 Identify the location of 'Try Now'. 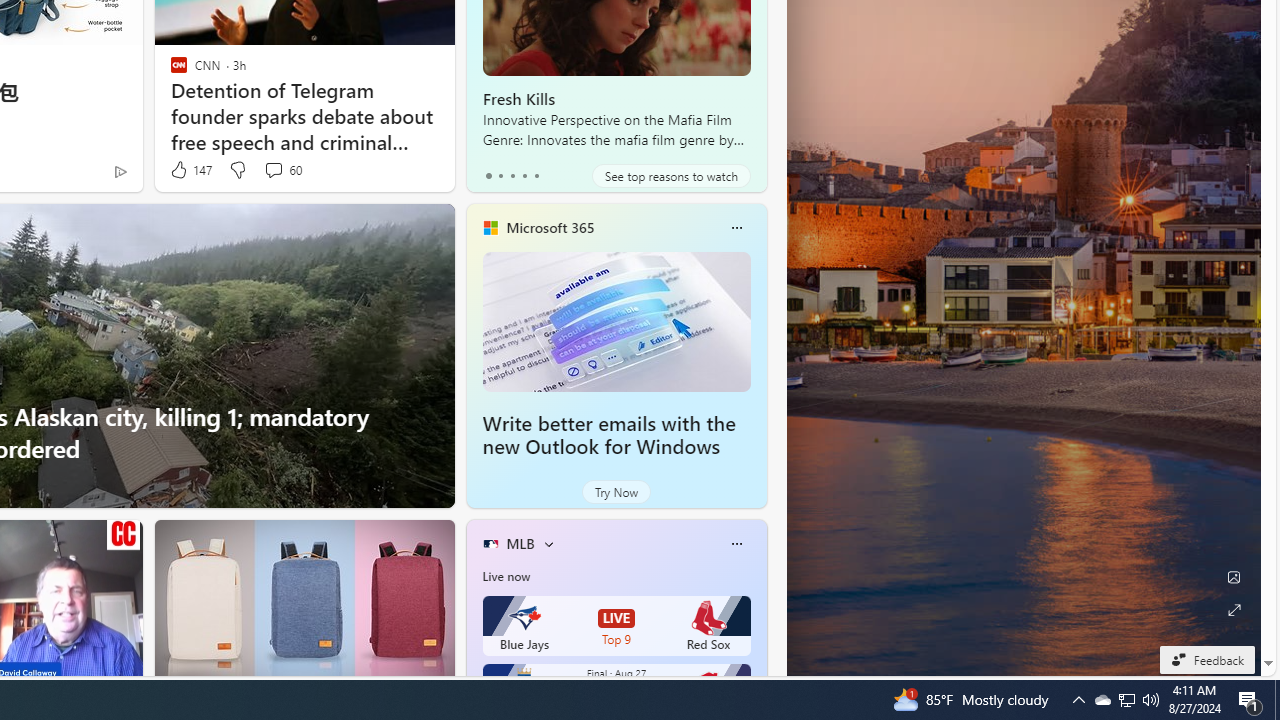
(615, 492).